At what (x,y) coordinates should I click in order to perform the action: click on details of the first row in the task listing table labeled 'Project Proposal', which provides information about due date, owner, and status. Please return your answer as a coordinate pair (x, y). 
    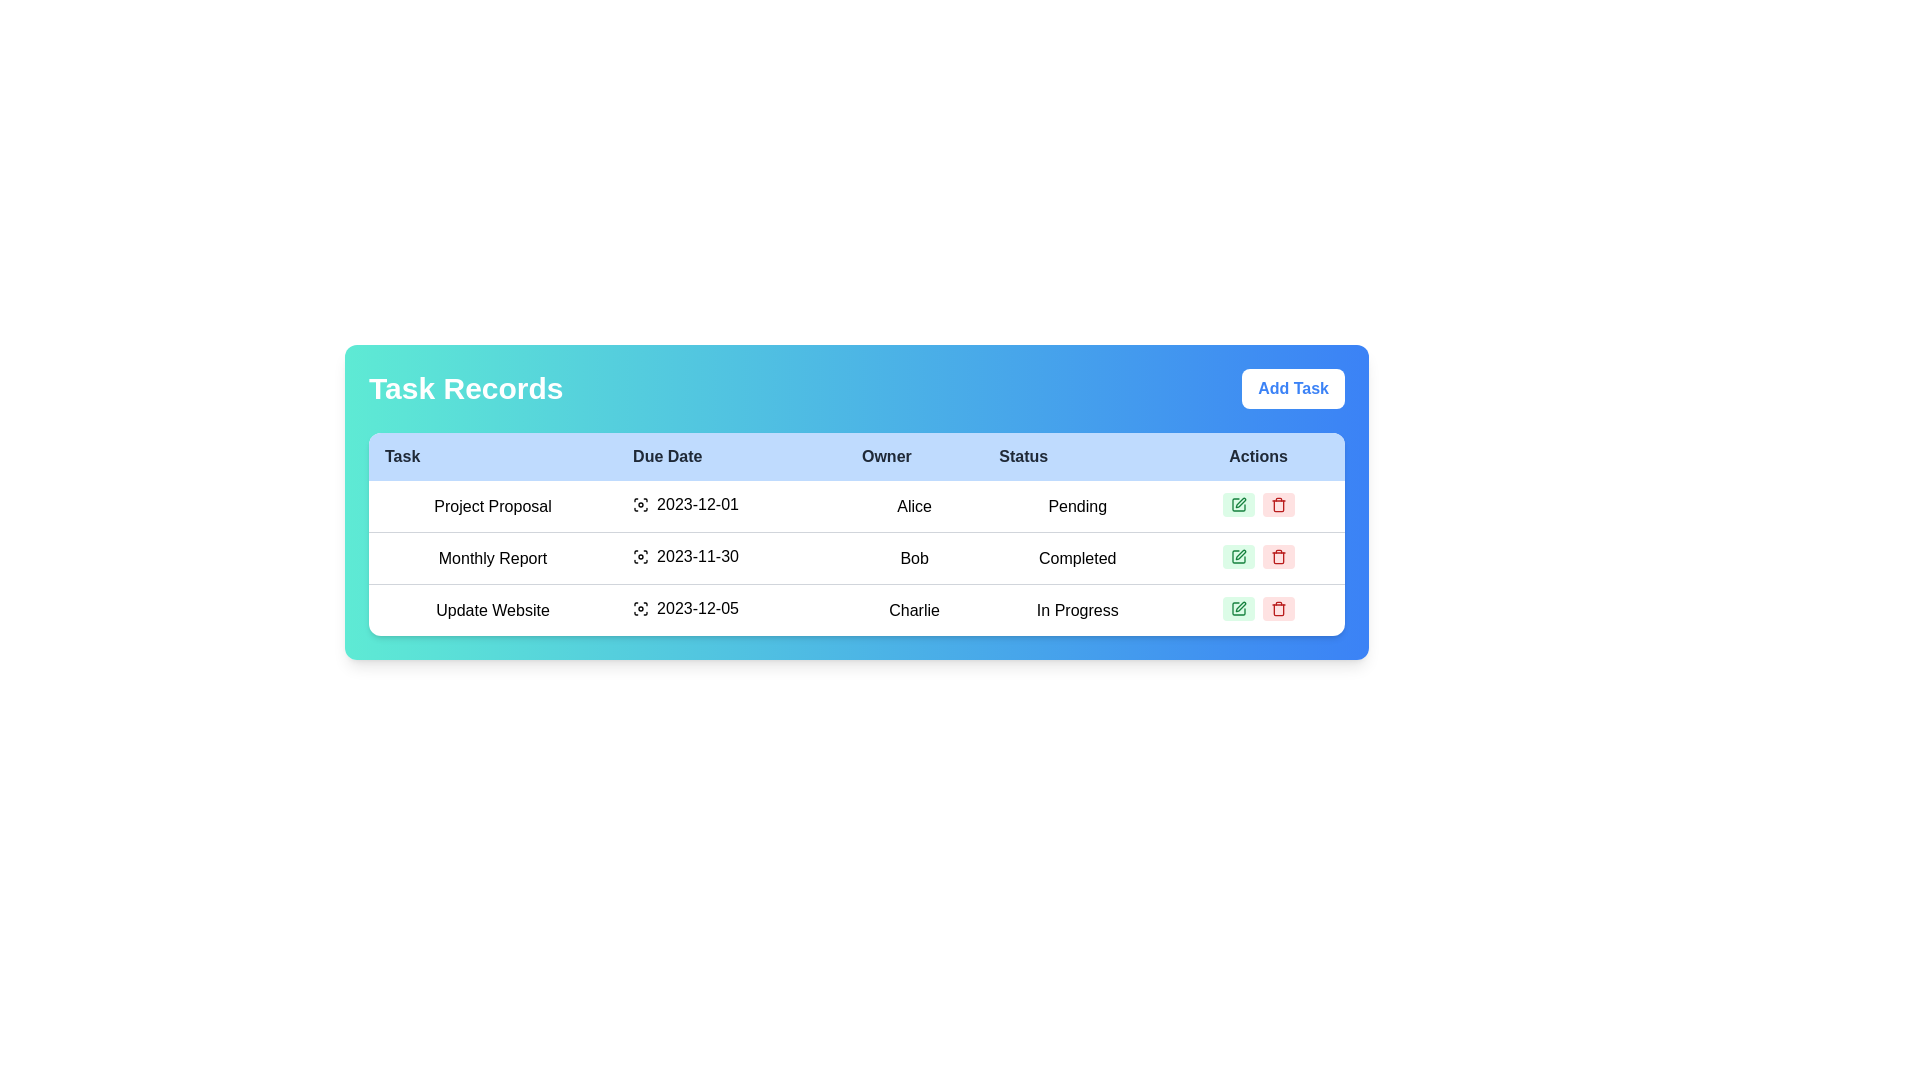
    Looking at the image, I should click on (857, 504).